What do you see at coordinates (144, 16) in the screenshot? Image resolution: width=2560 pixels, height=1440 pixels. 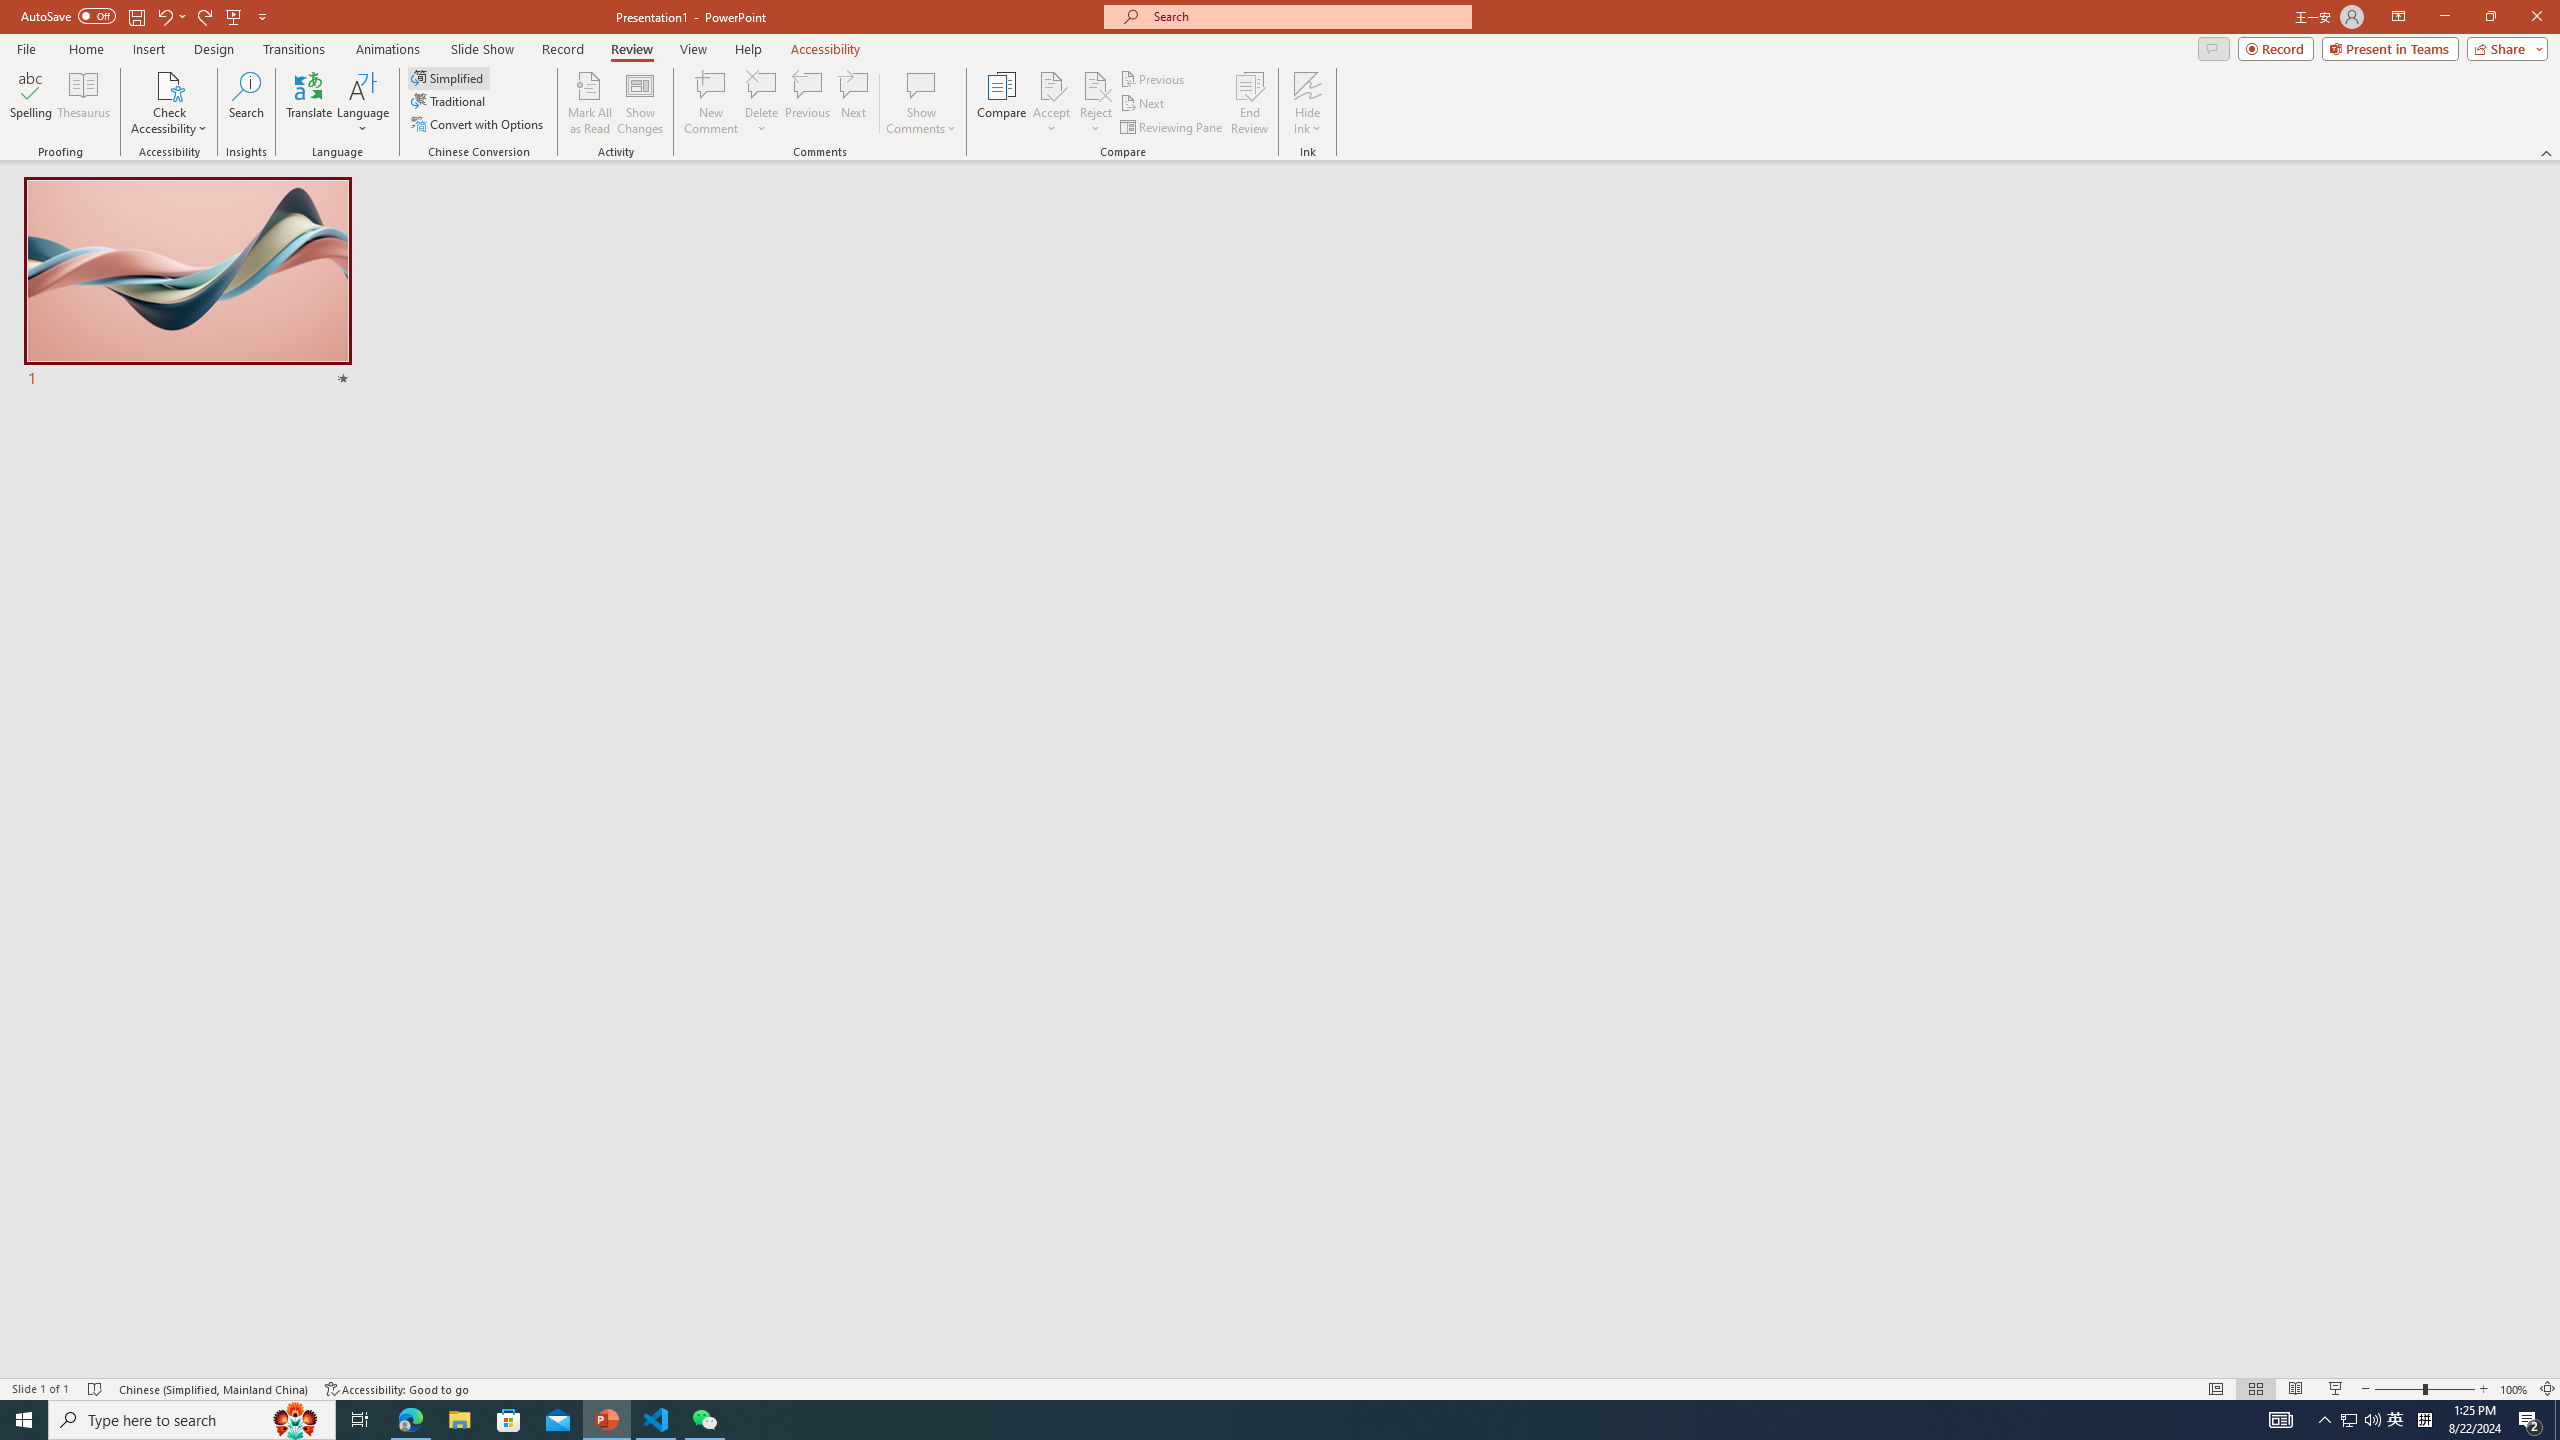 I see `'Quick Access Toolbar'` at bounding box center [144, 16].